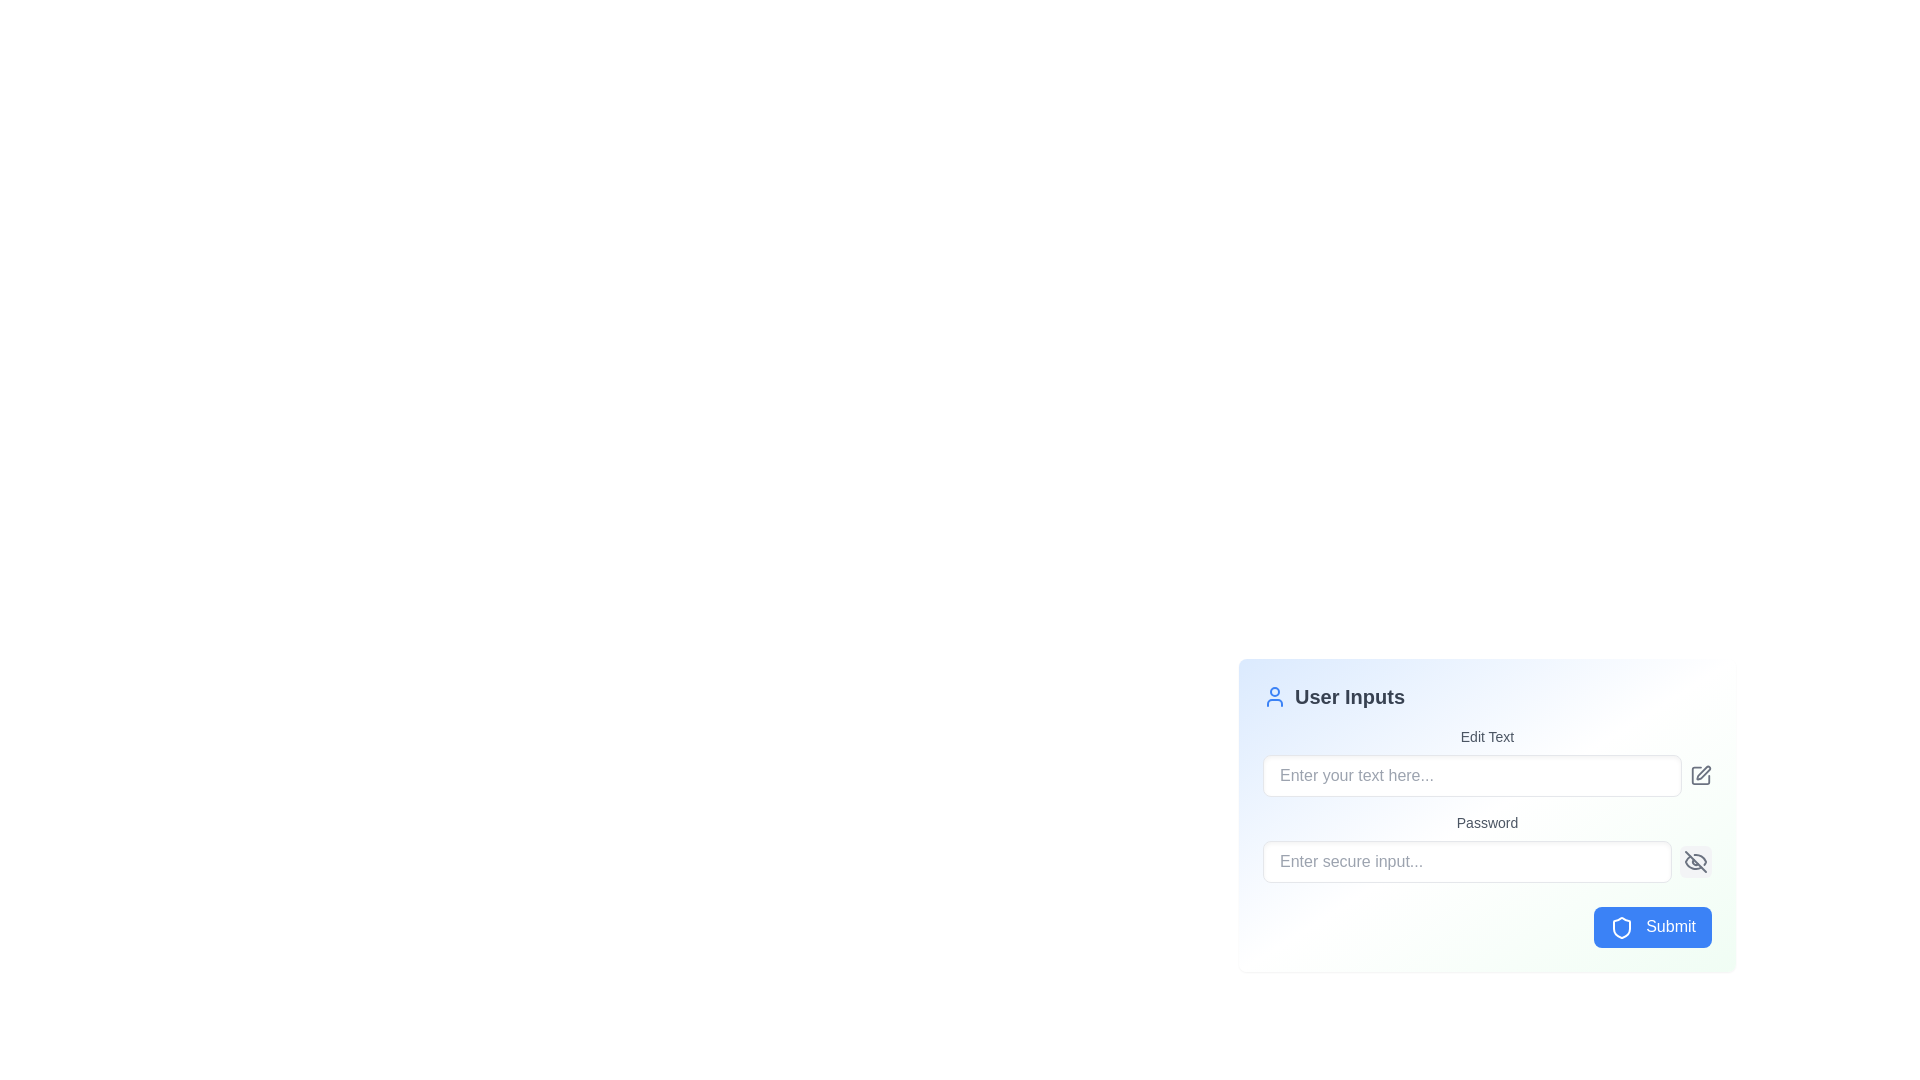 The height and width of the screenshot is (1080, 1920). I want to click on the circular gray button with an eye icon and a diagonal line crossing through it, so click(1694, 860).